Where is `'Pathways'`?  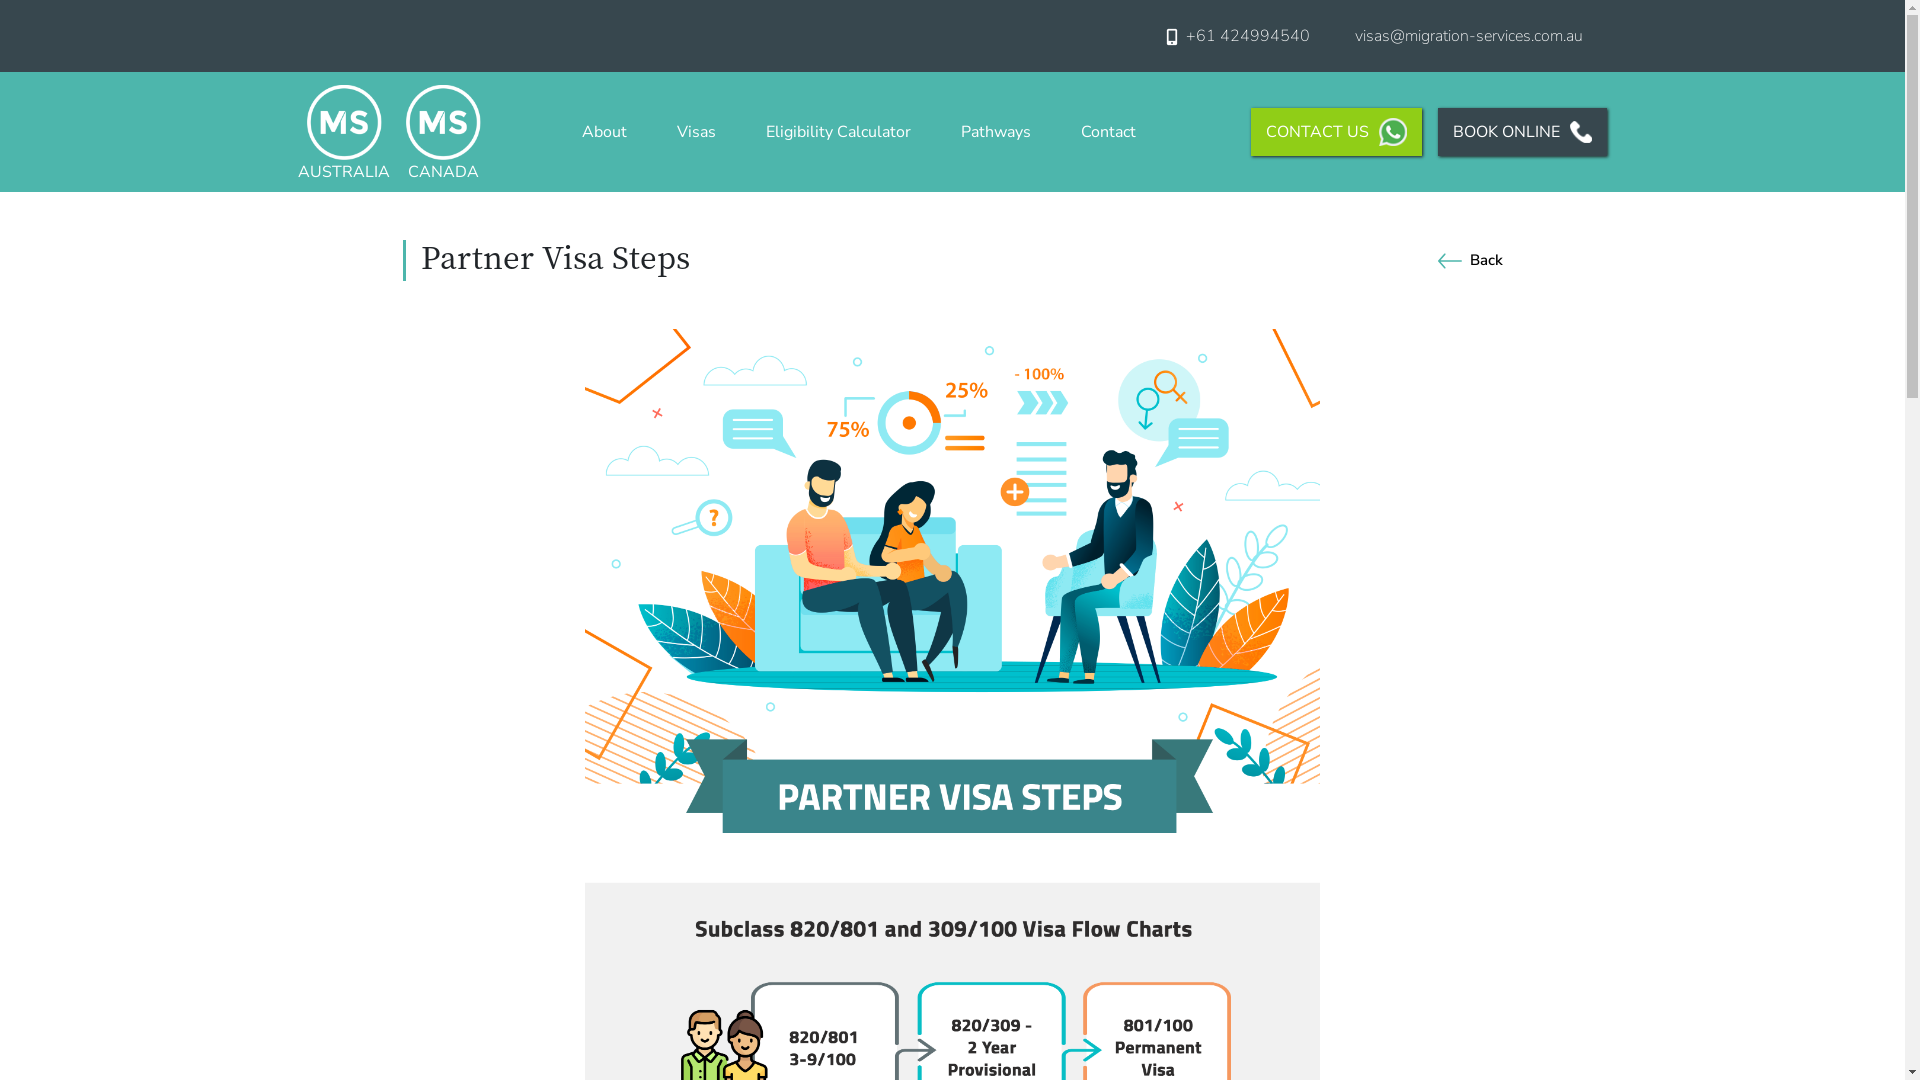 'Pathways' is located at coordinates (954, 131).